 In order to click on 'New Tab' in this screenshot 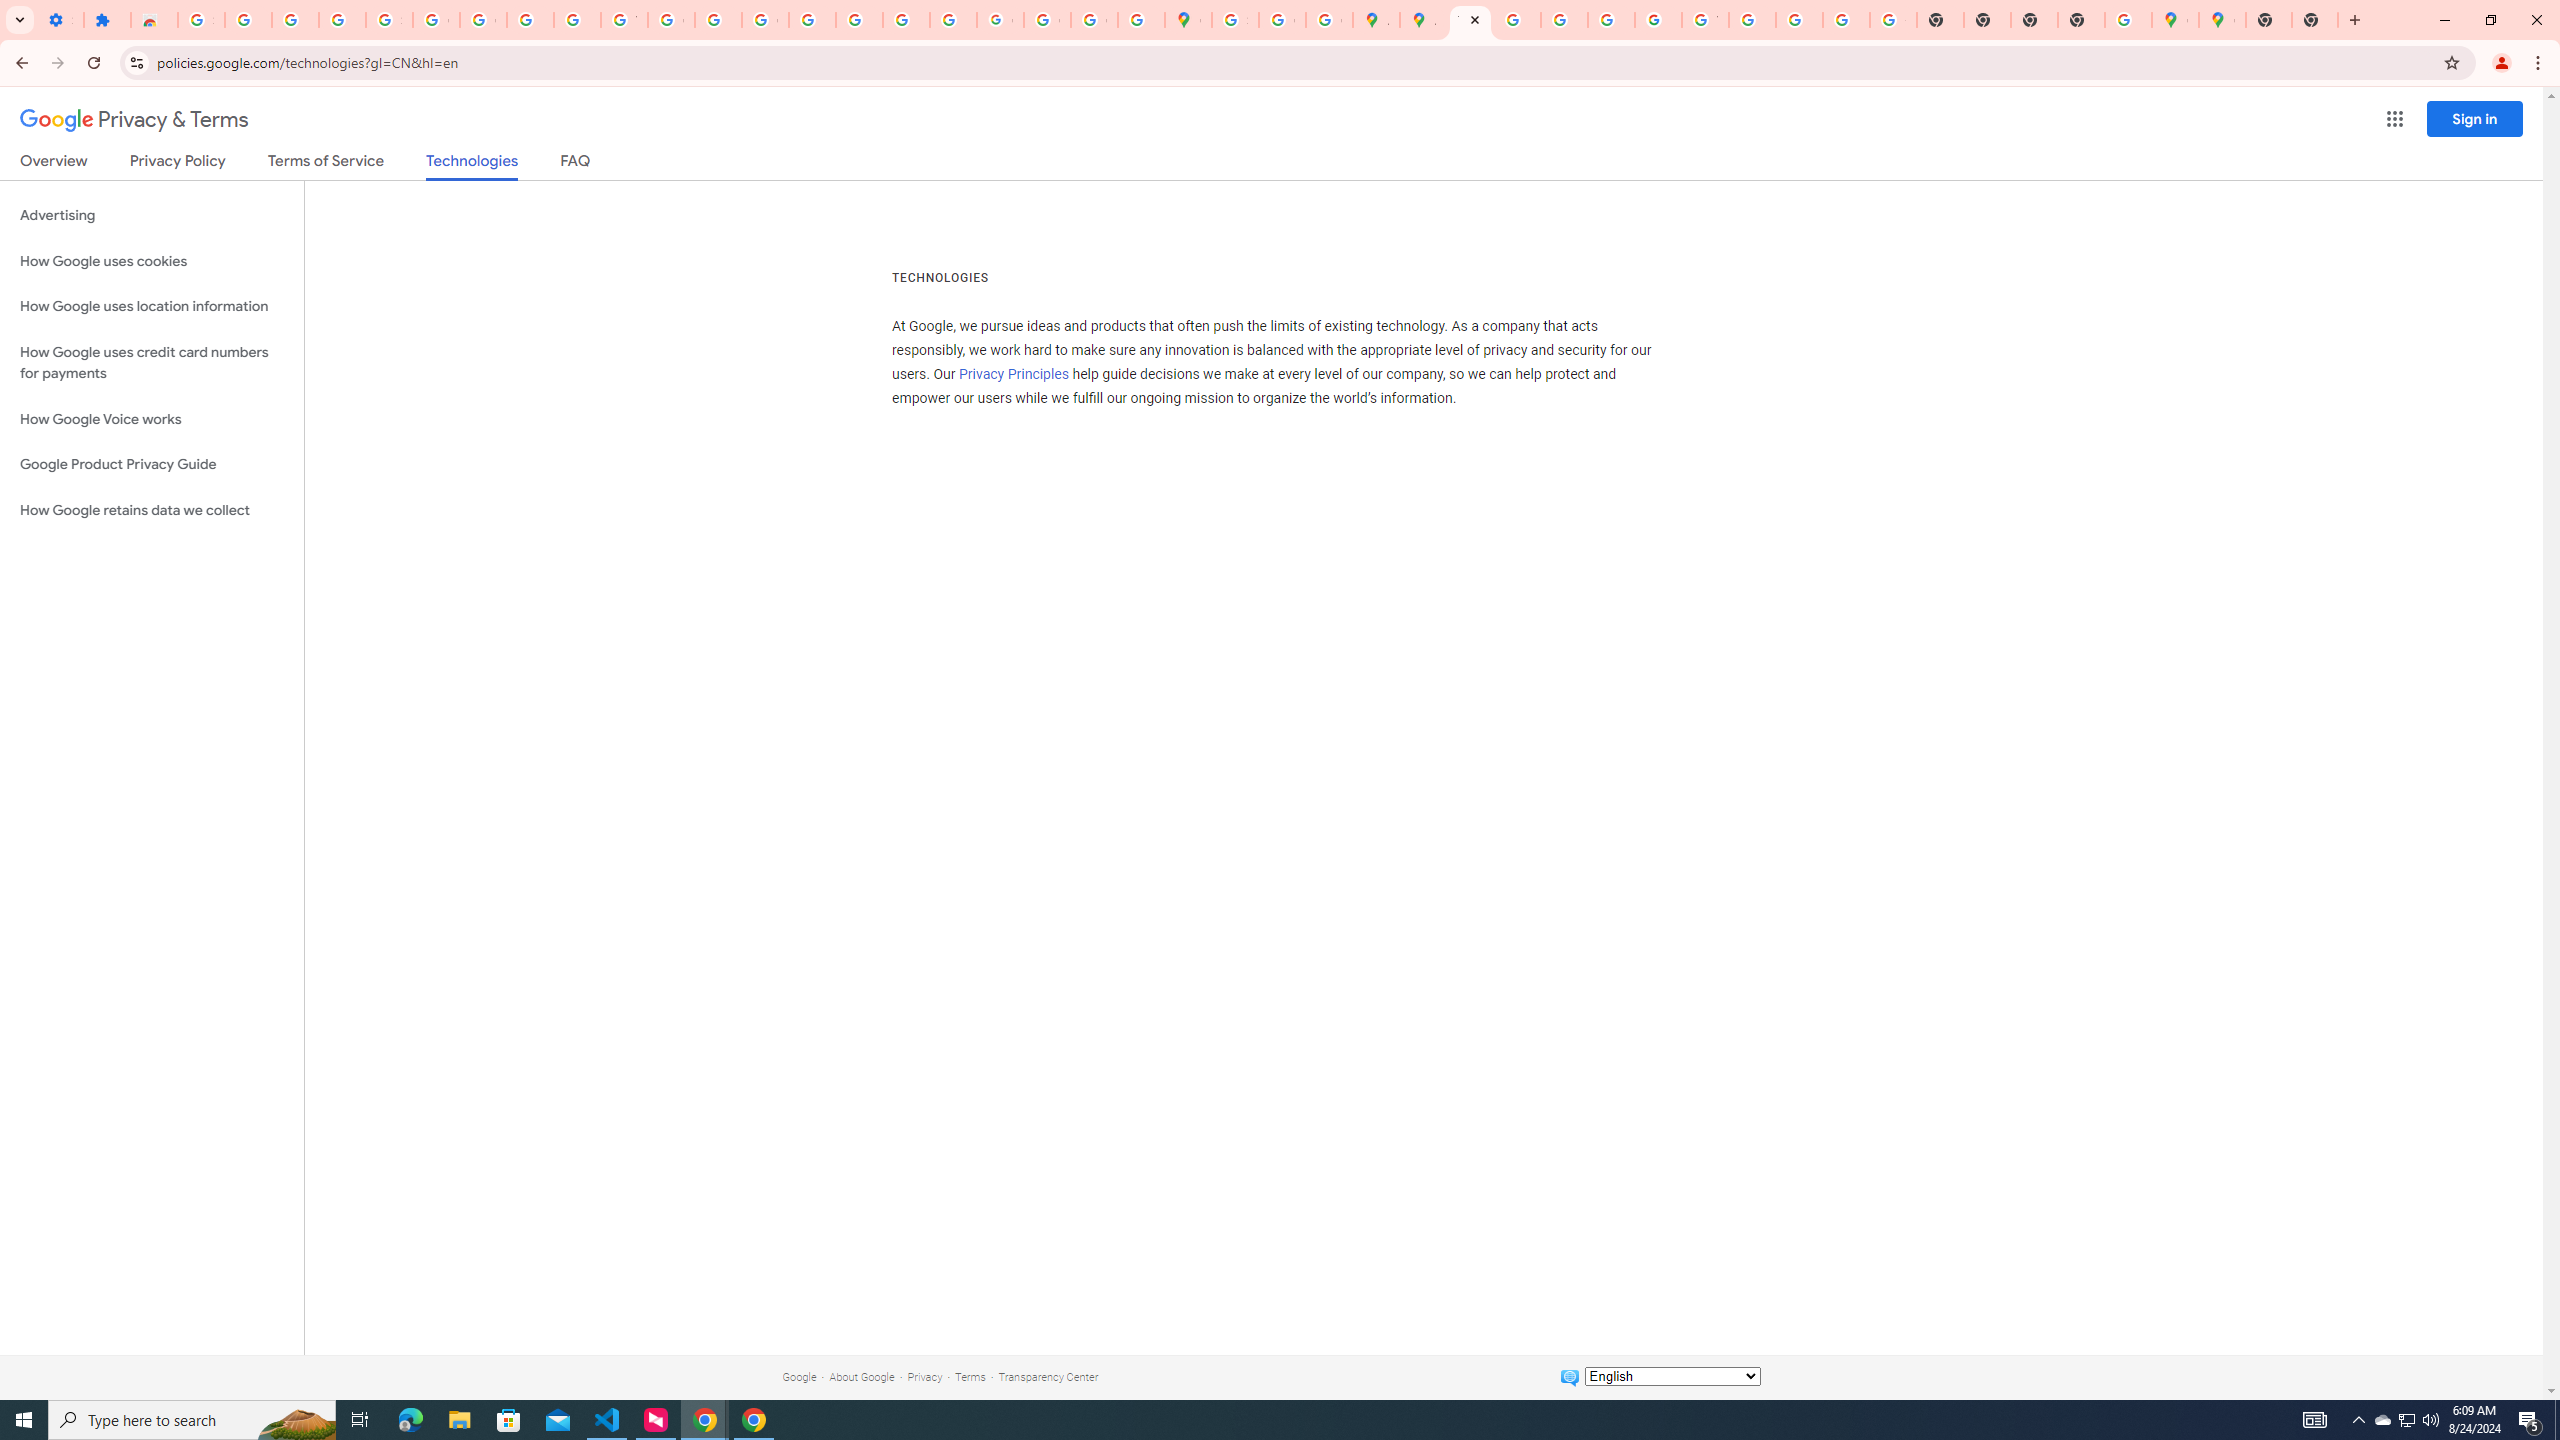, I will do `click(2268, 19)`.